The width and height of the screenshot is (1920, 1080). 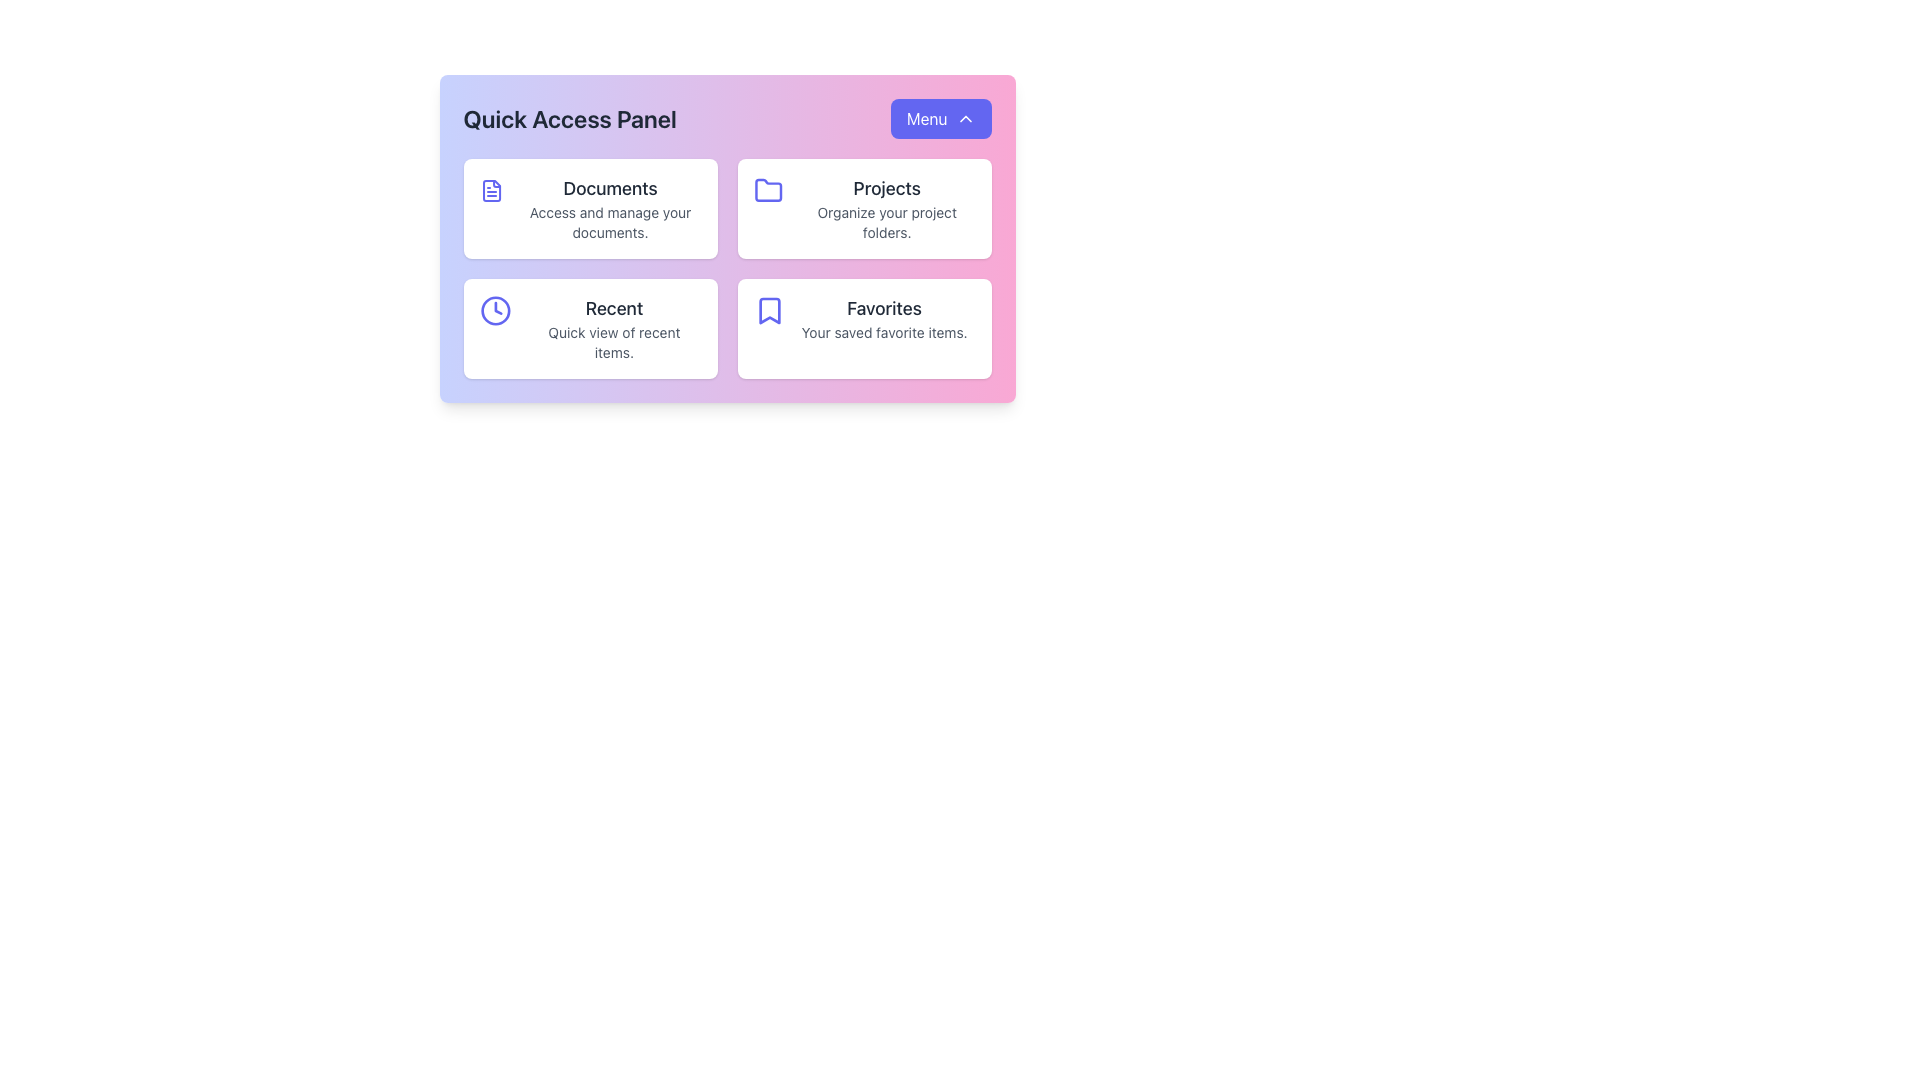 What do you see at coordinates (613, 327) in the screenshot?
I see `the 'Recent' text display and navigation element, which contains a bold title and a subtitle` at bounding box center [613, 327].